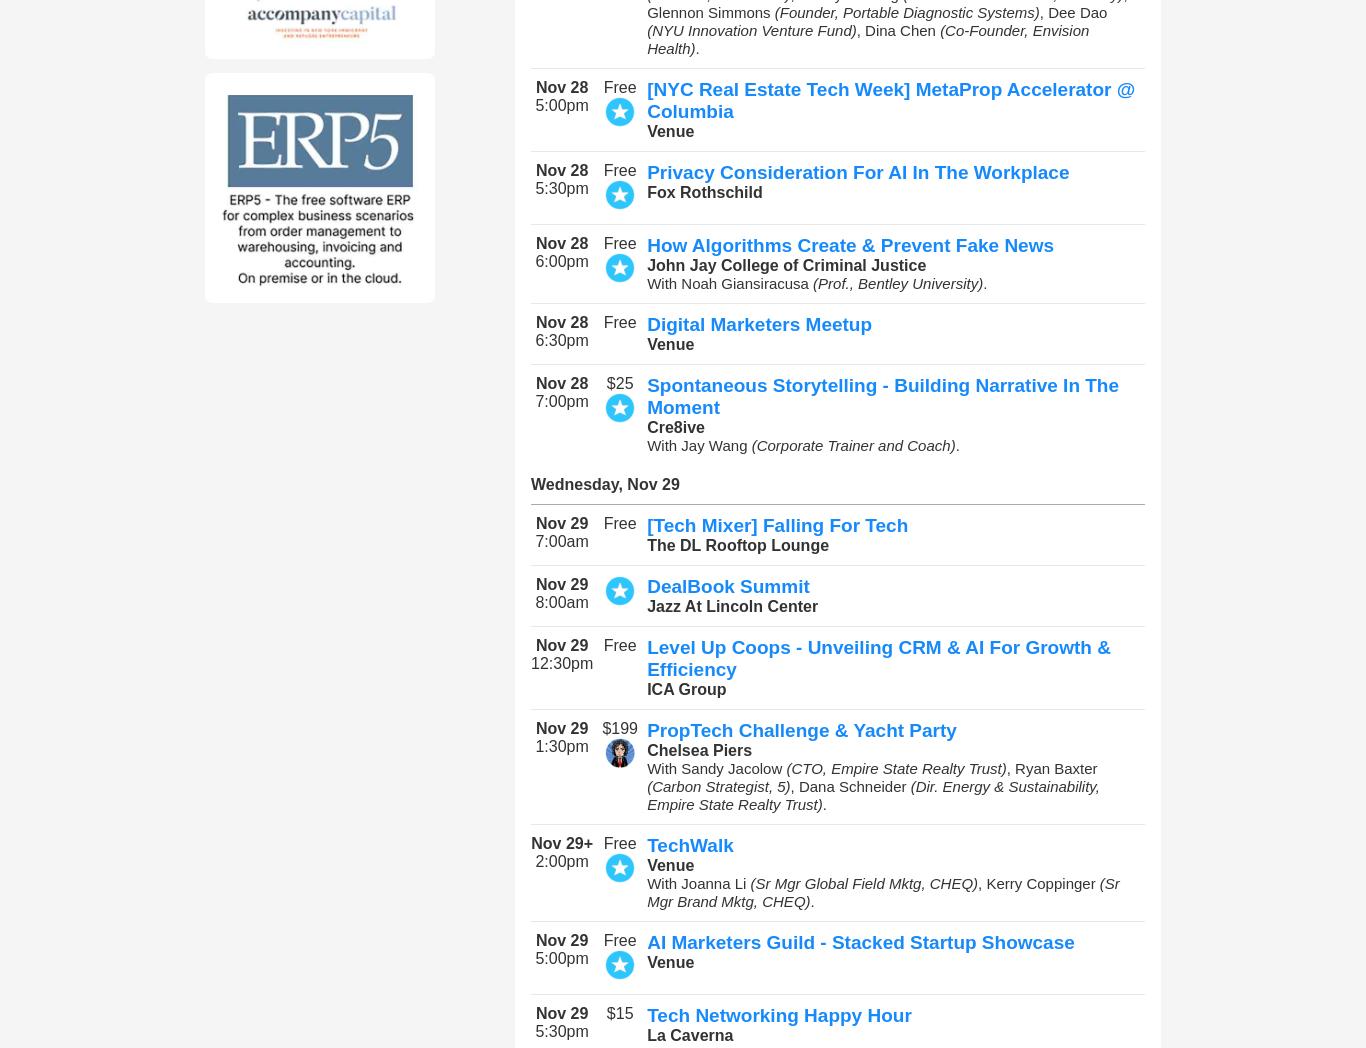  What do you see at coordinates (881, 891) in the screenshot?
I see `'(Sr Mgr Brand Mktg, CHEQ)'` at bounding box center [881, 891].